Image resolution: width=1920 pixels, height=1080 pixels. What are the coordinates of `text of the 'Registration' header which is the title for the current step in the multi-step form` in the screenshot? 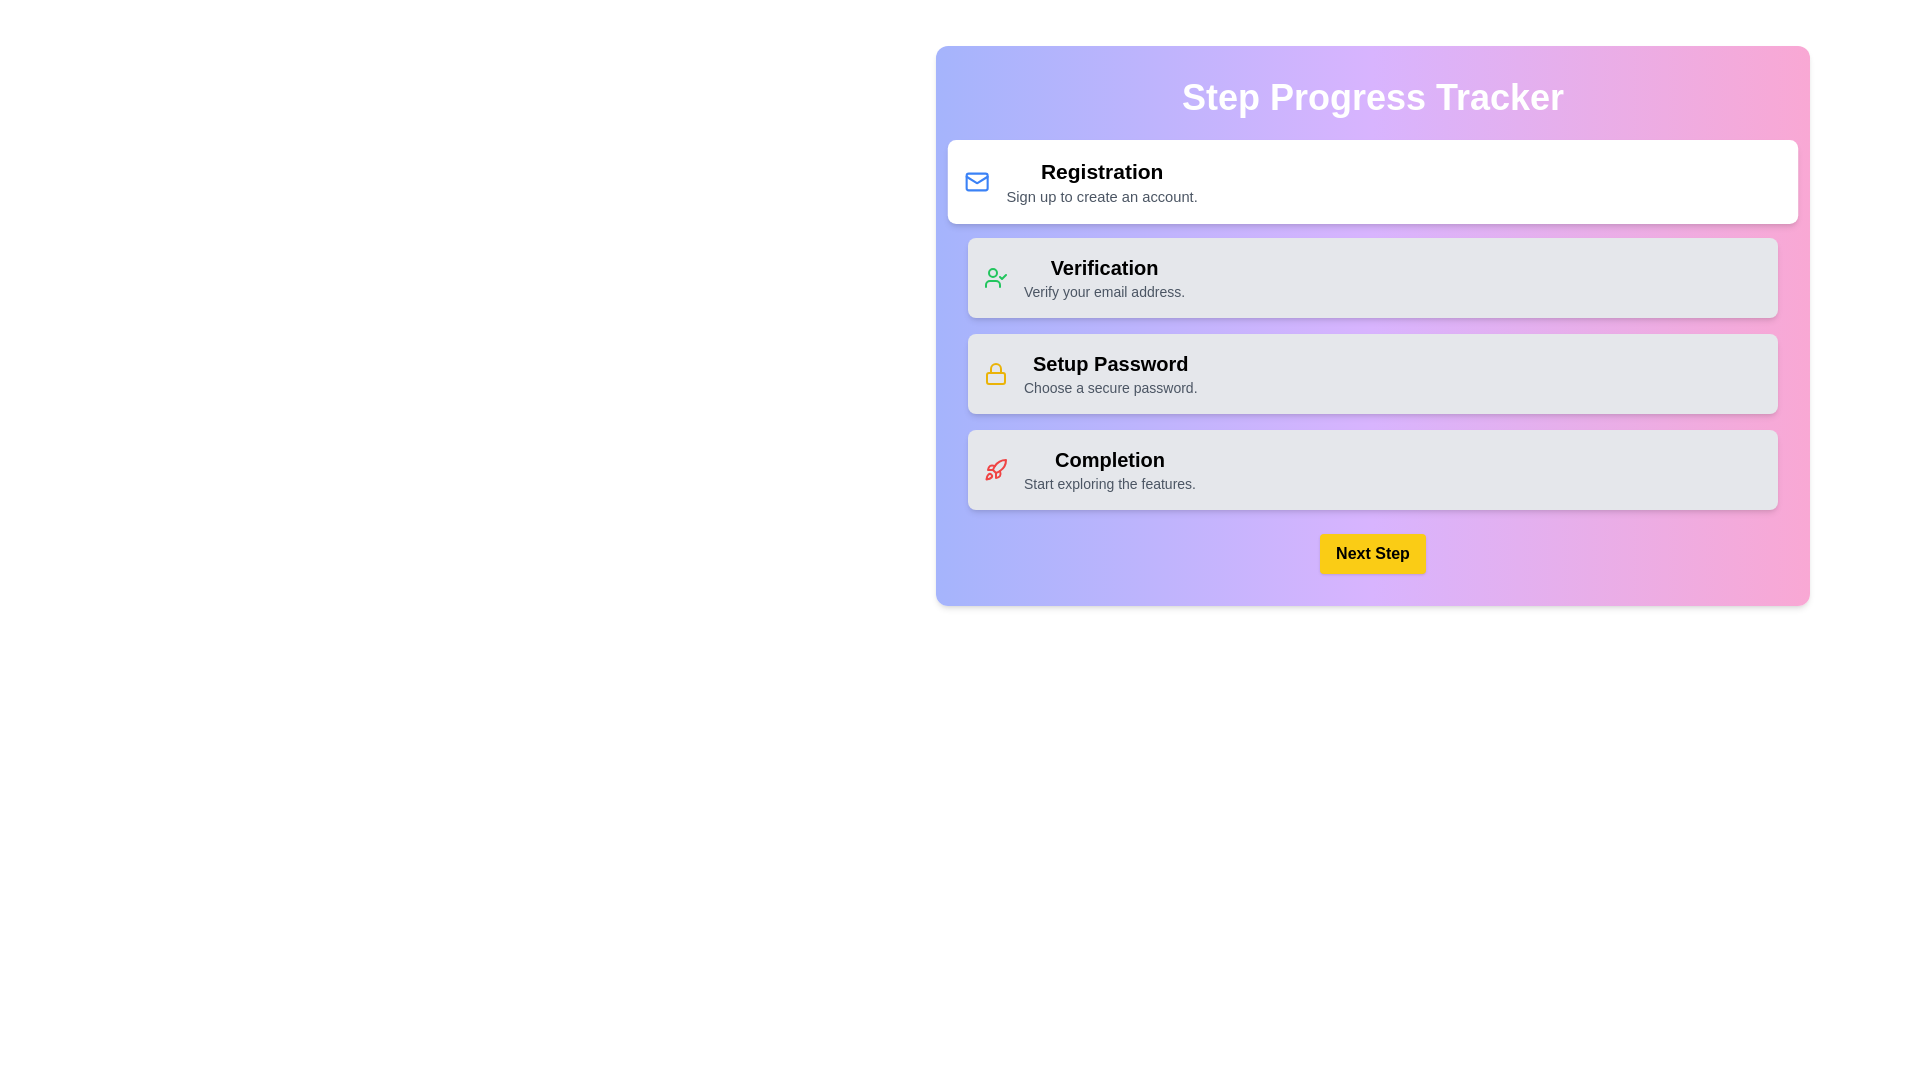 It's located at (1101, 170).